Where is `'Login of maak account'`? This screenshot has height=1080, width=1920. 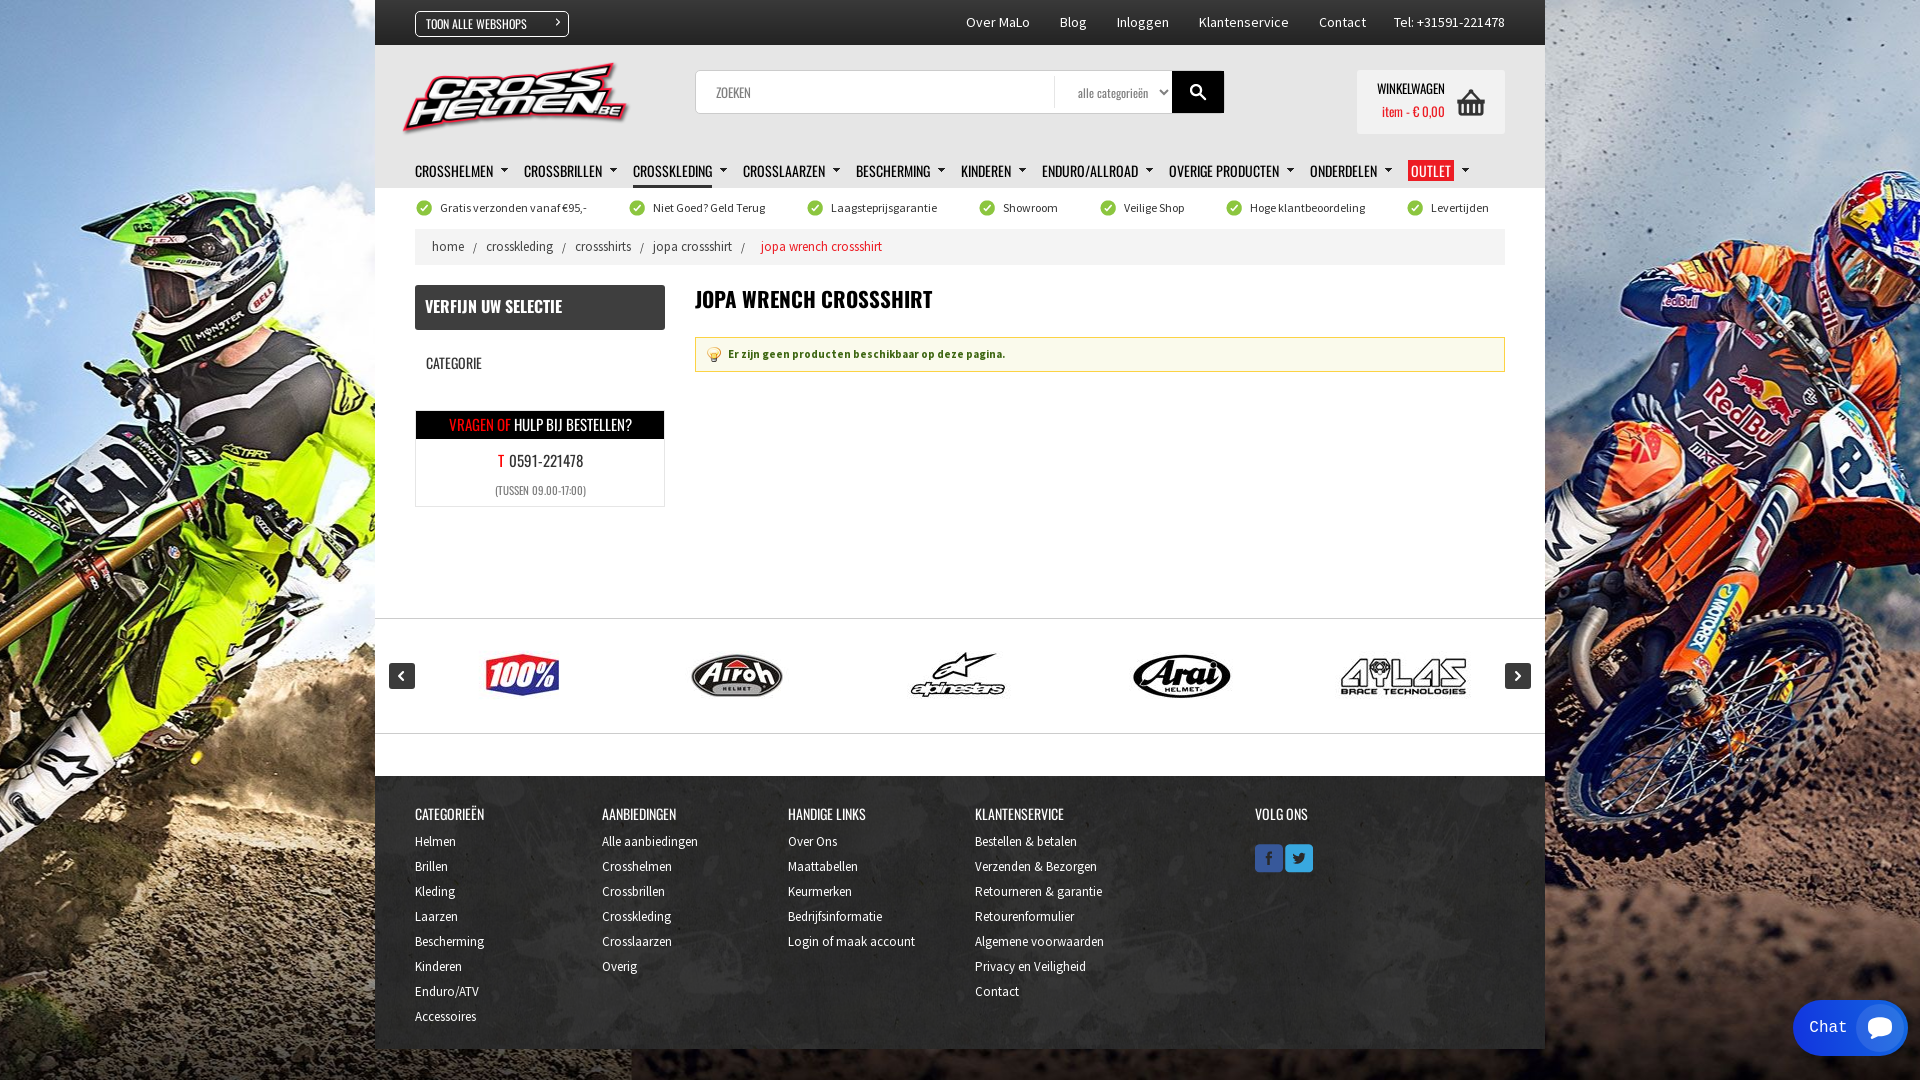
'Login of maak account' is located at coordinates (786, 940).